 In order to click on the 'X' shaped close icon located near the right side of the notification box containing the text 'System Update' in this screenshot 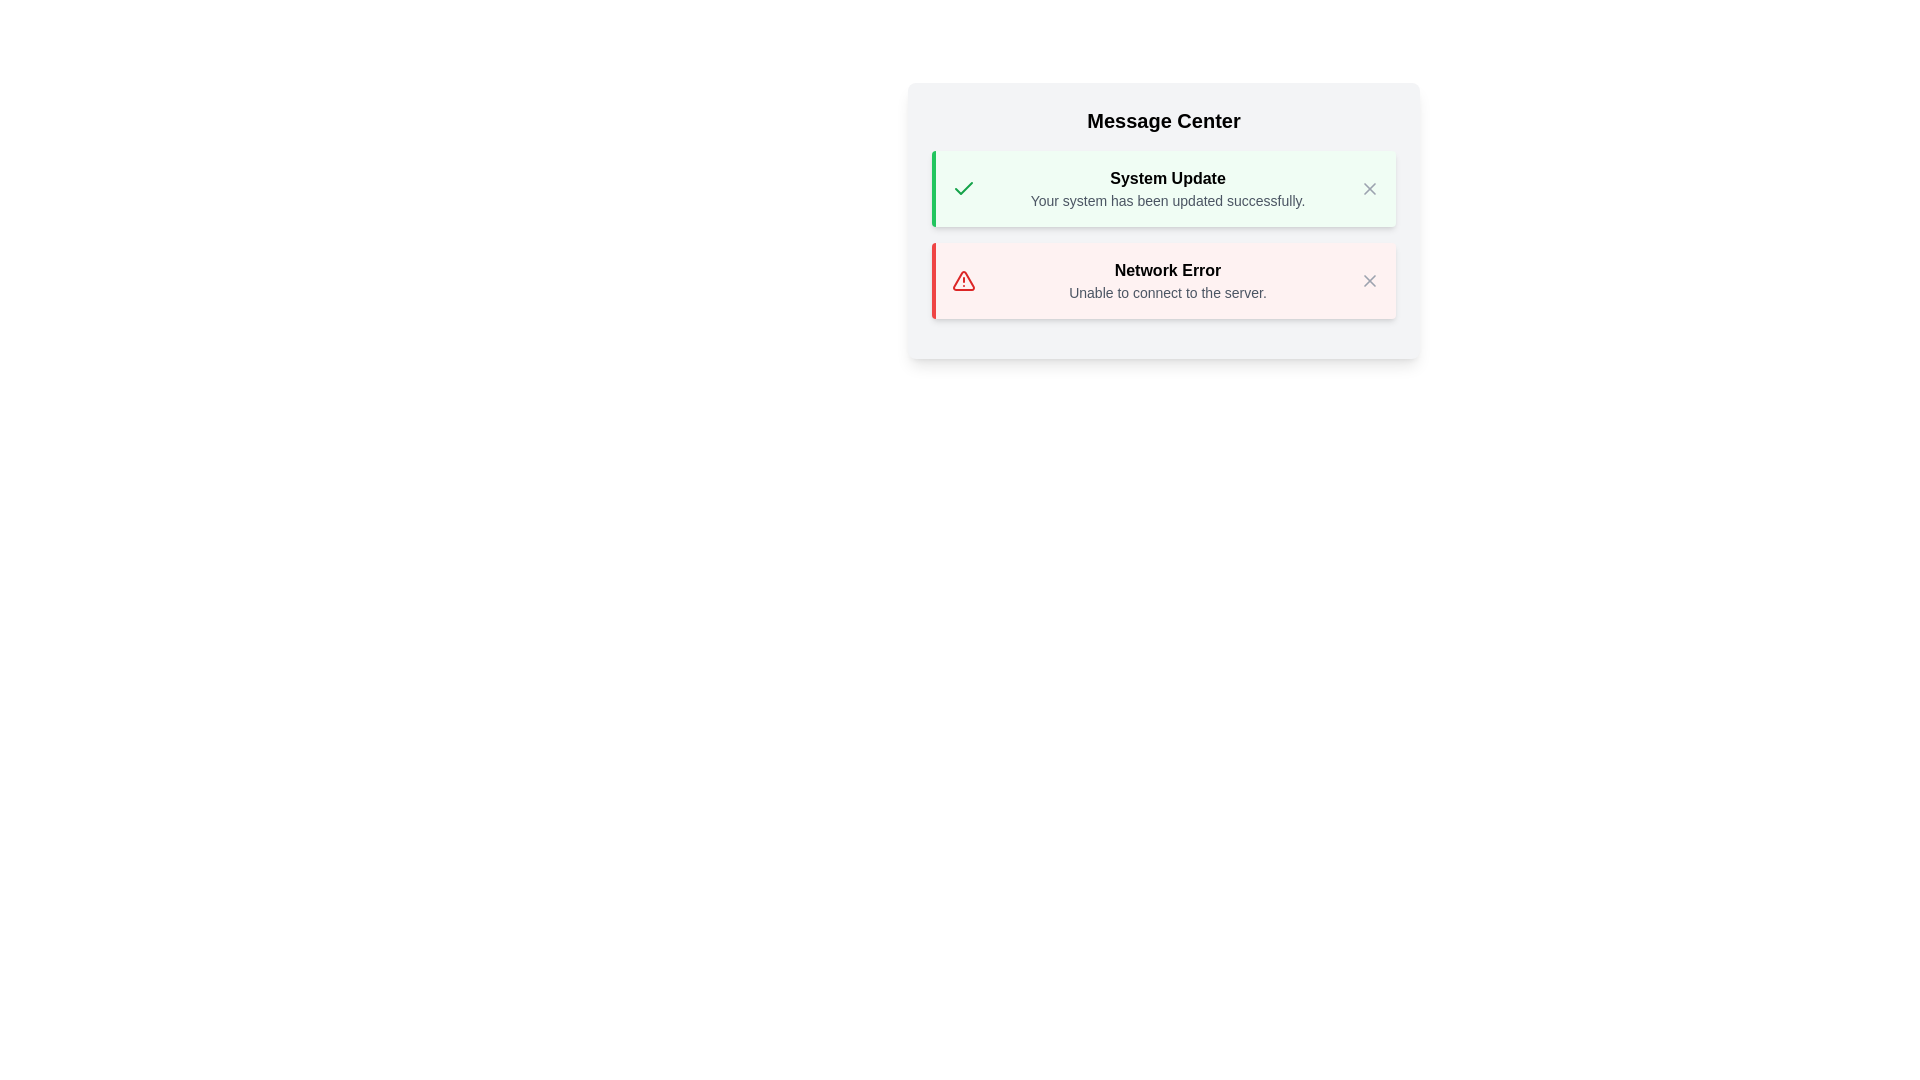, I will do `click(1368, 189)`.